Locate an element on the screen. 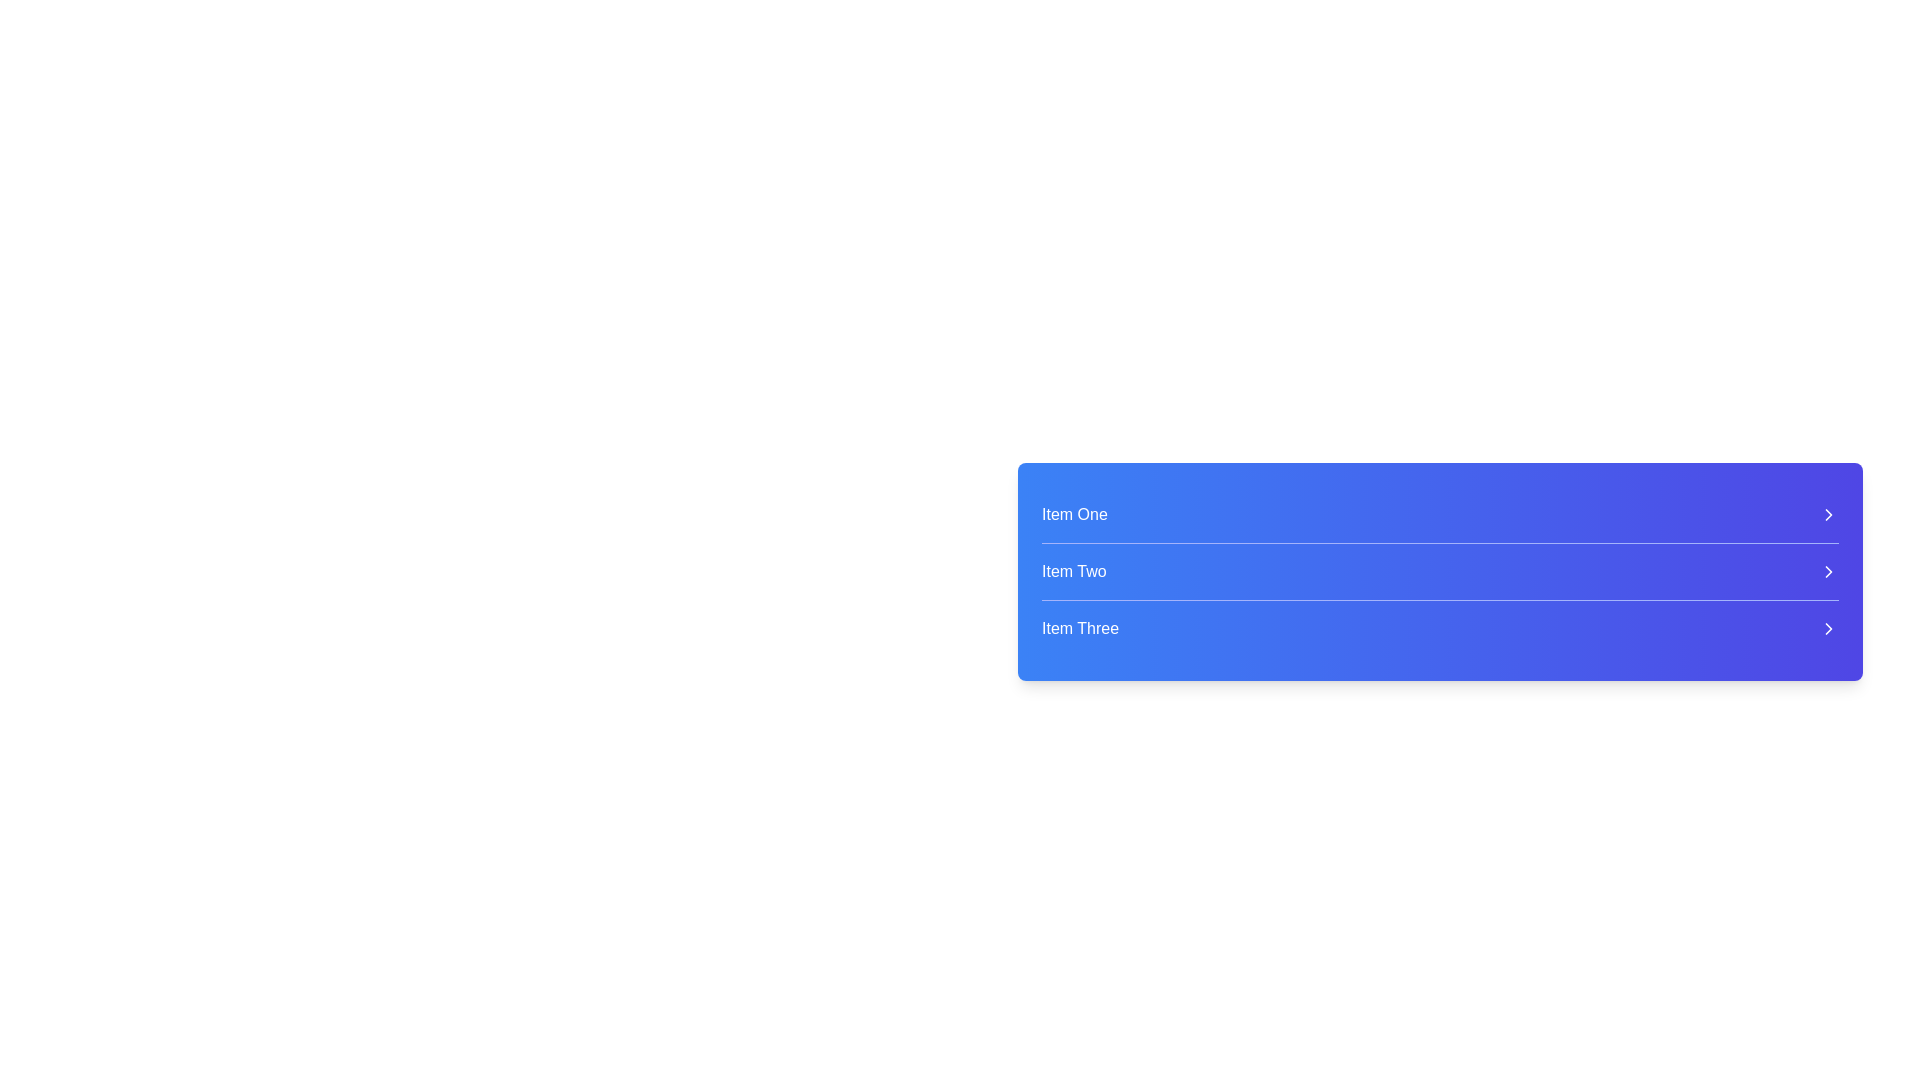 Image resolution: width=1920 pixels, height=1080 pixels. the Text Label for 'Item Three' which serves as a title for a menu item in the bottom section of the vertically stacked menu is located at coordinates (1079, 627).